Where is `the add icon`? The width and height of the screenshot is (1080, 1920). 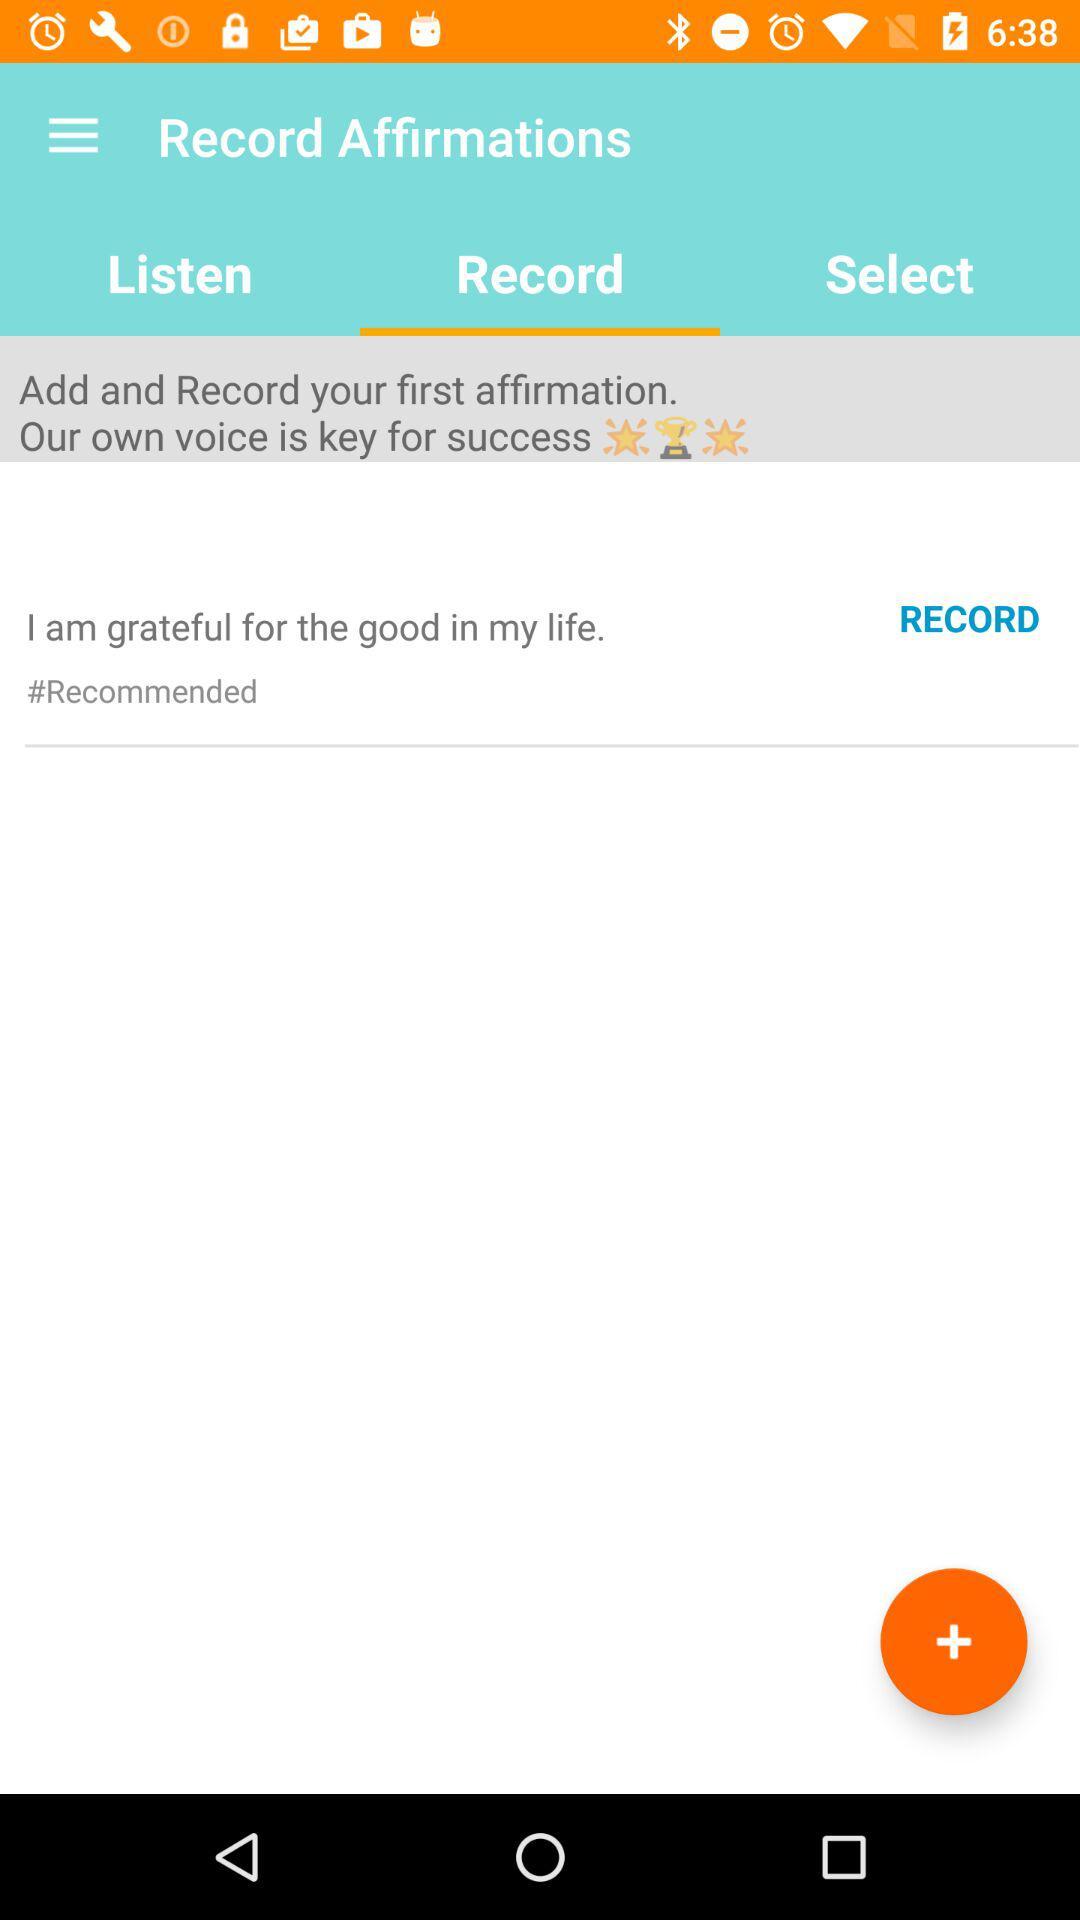
the add icon is located at coordinates (952, 1641).